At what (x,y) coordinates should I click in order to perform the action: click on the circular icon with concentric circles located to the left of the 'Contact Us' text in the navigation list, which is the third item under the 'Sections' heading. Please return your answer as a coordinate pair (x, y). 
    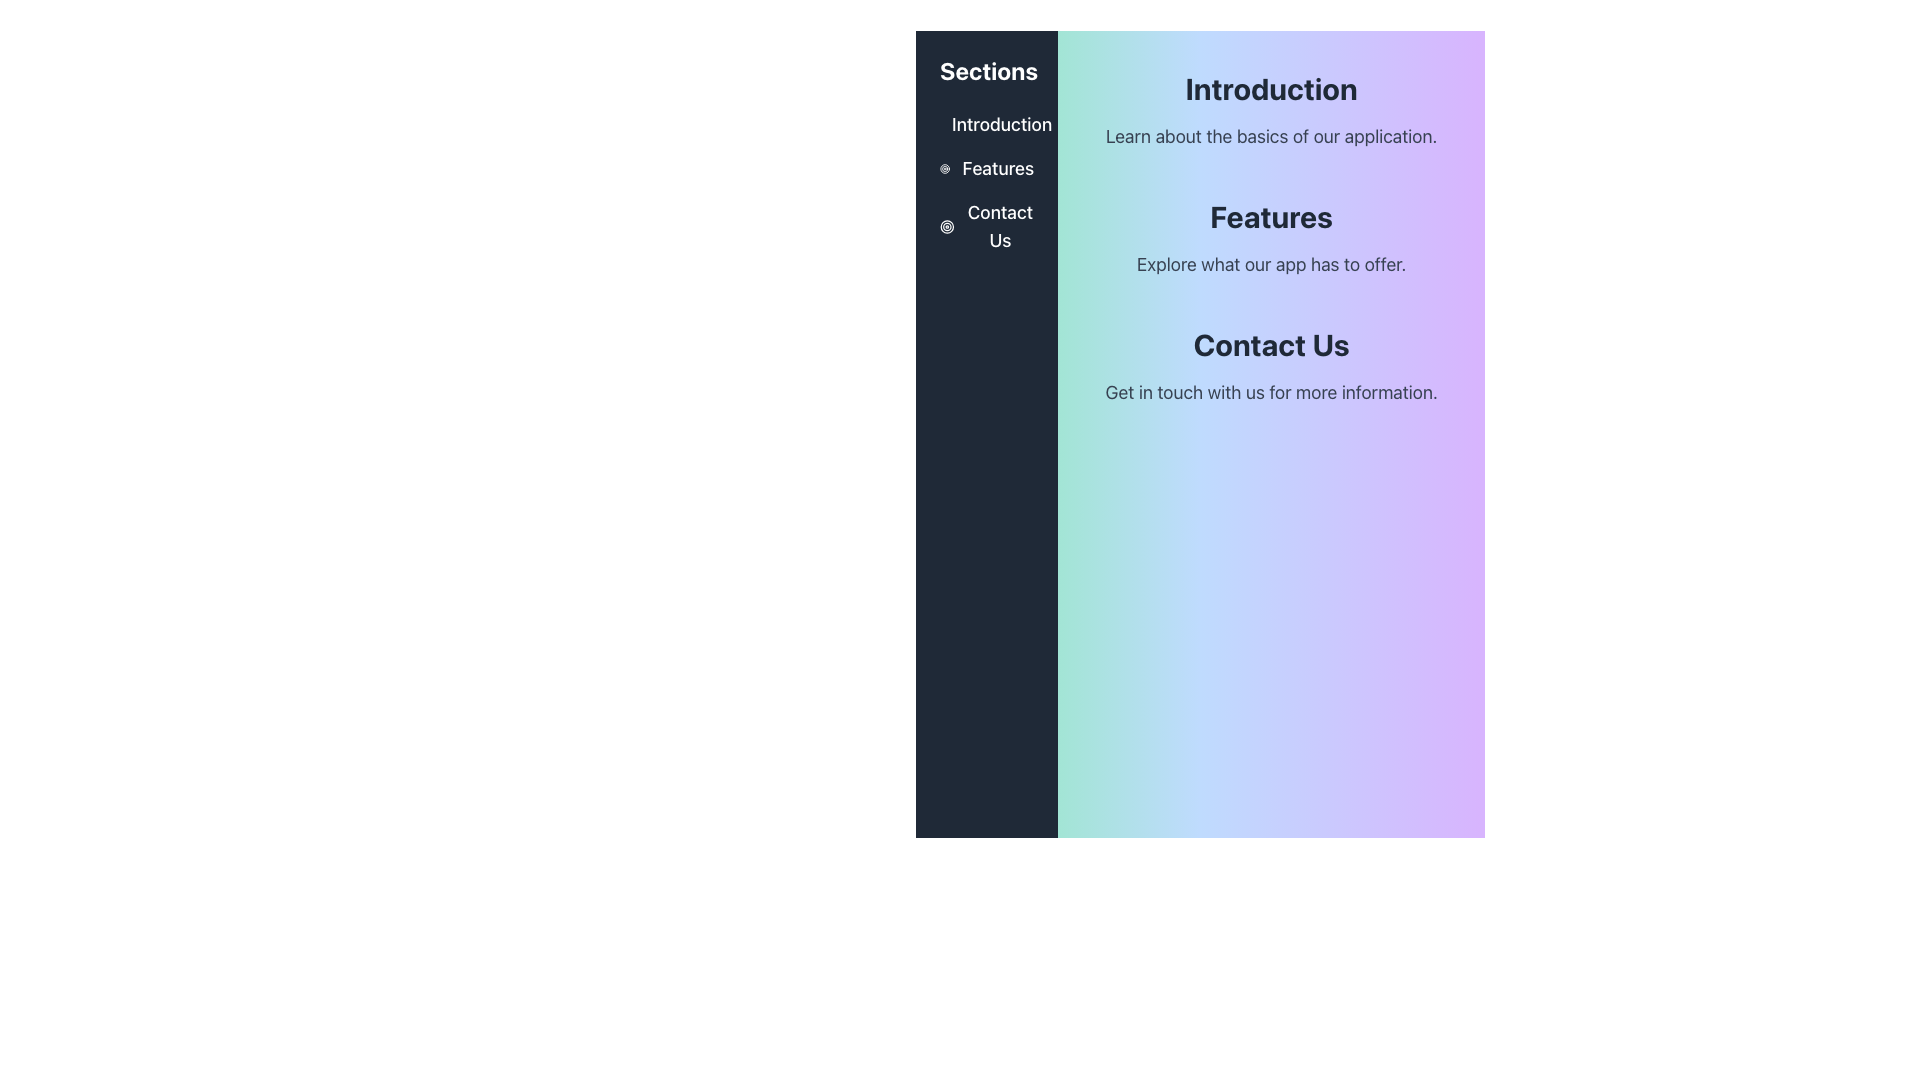
    Looking at the image, I should click on (946, 226).